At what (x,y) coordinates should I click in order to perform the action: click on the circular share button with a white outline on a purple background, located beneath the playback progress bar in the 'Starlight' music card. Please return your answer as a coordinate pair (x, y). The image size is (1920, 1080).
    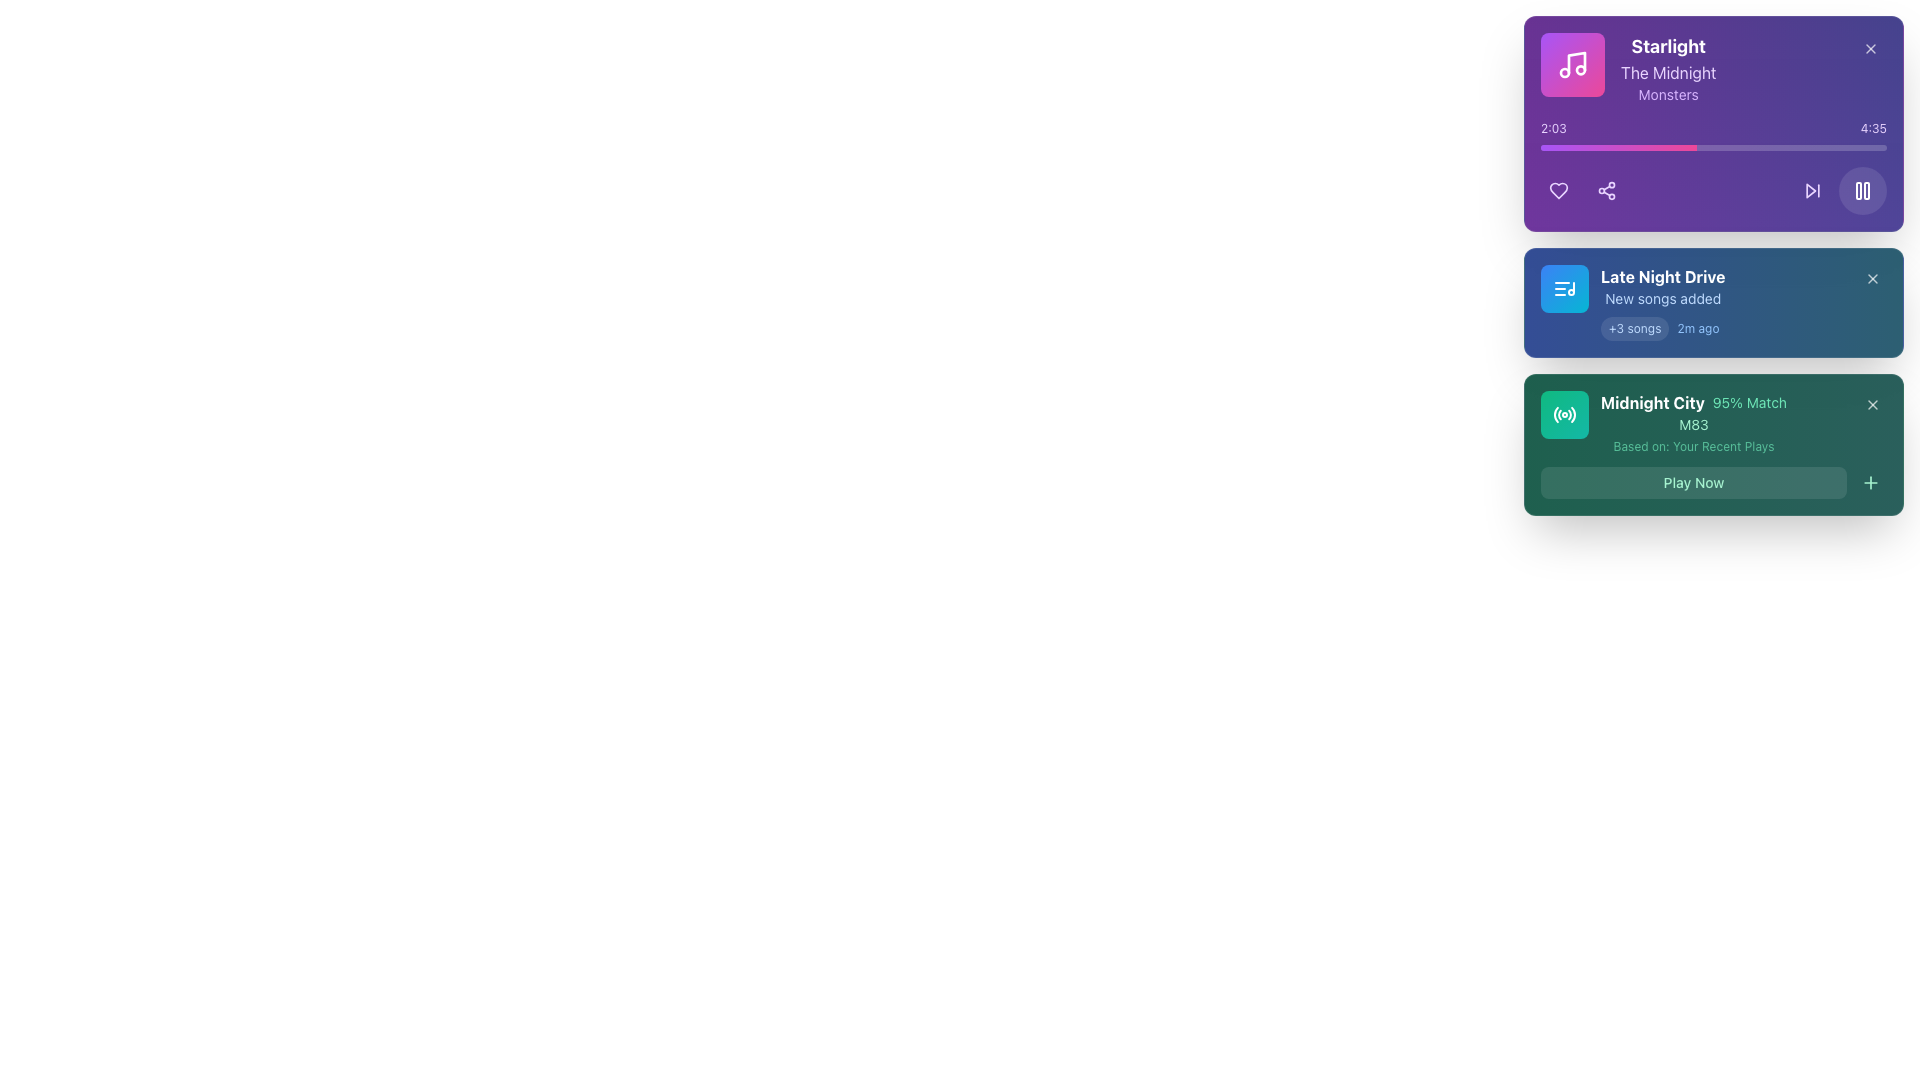
    Looking at the image, I should click on (1607, 191).